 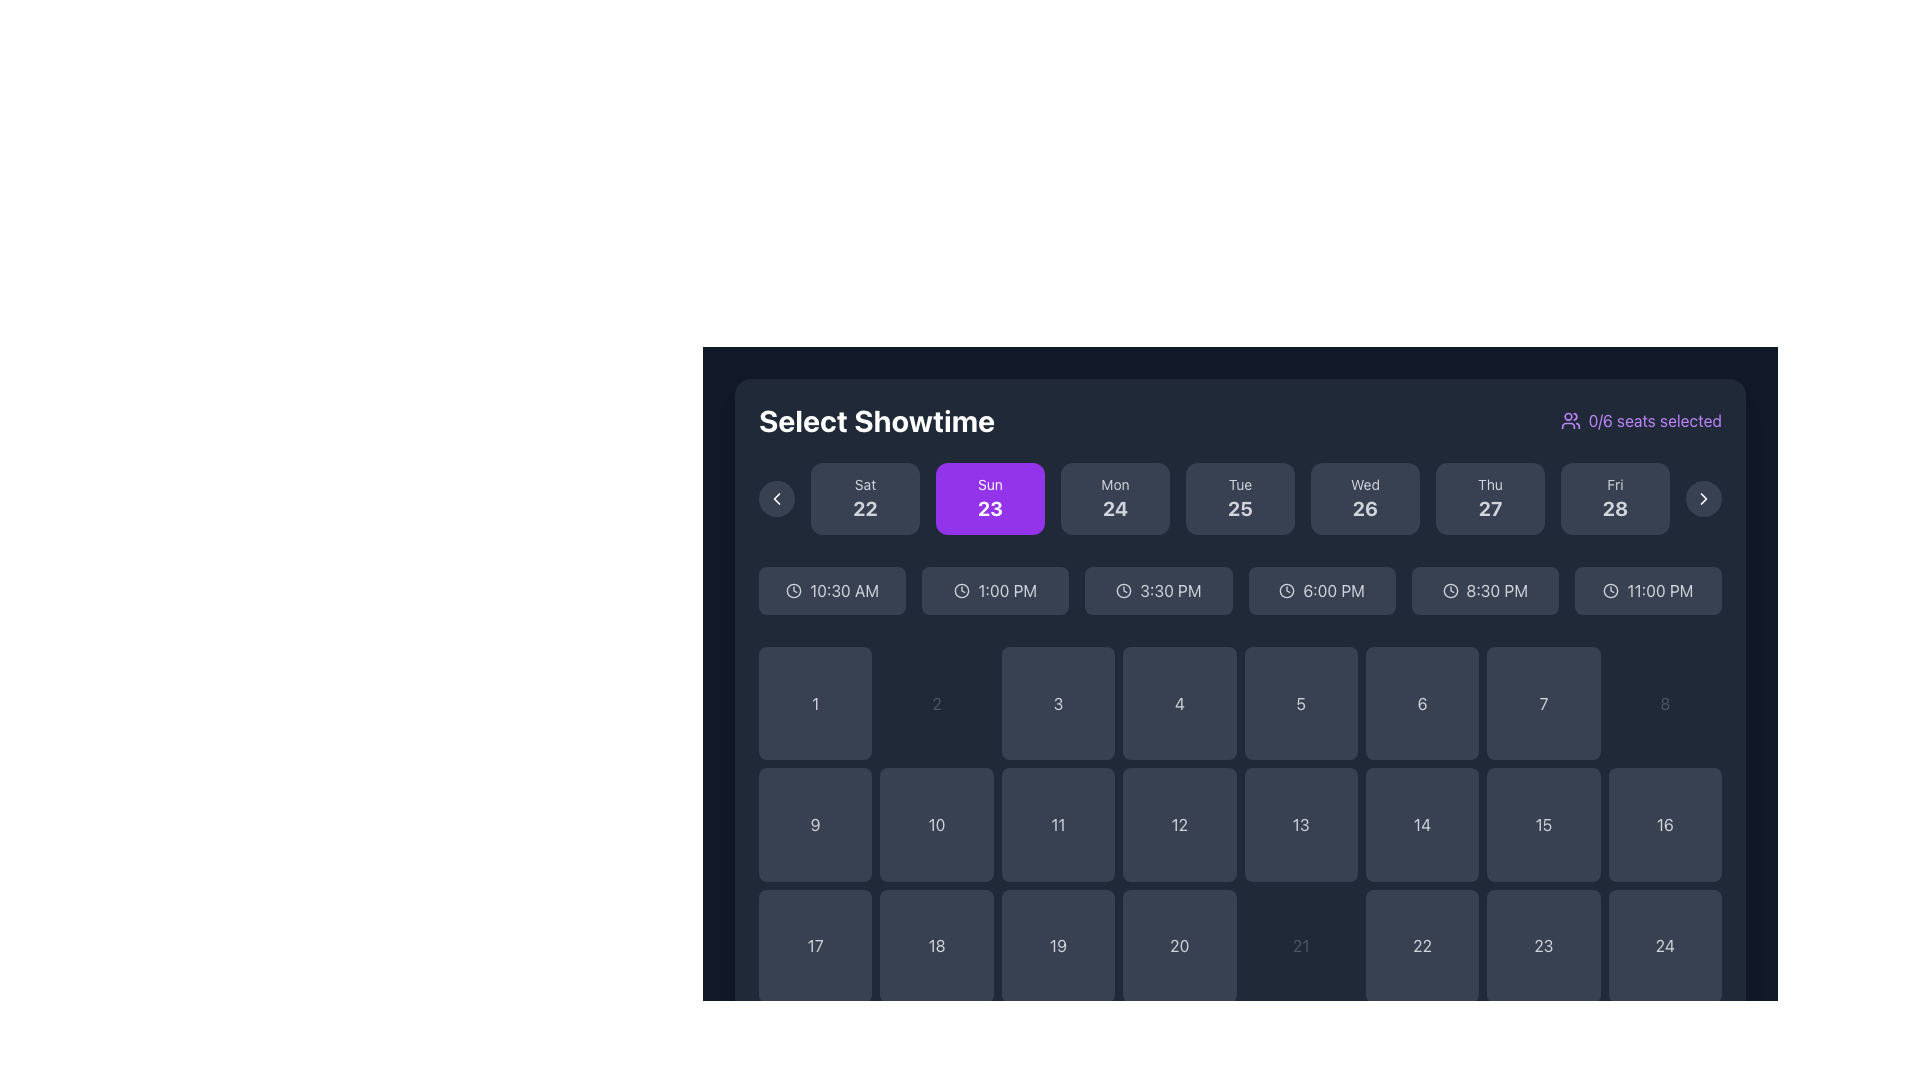 I want to click on the button located in the sixth row and sixth column of the grid interface, so click(x=1421, y=945).